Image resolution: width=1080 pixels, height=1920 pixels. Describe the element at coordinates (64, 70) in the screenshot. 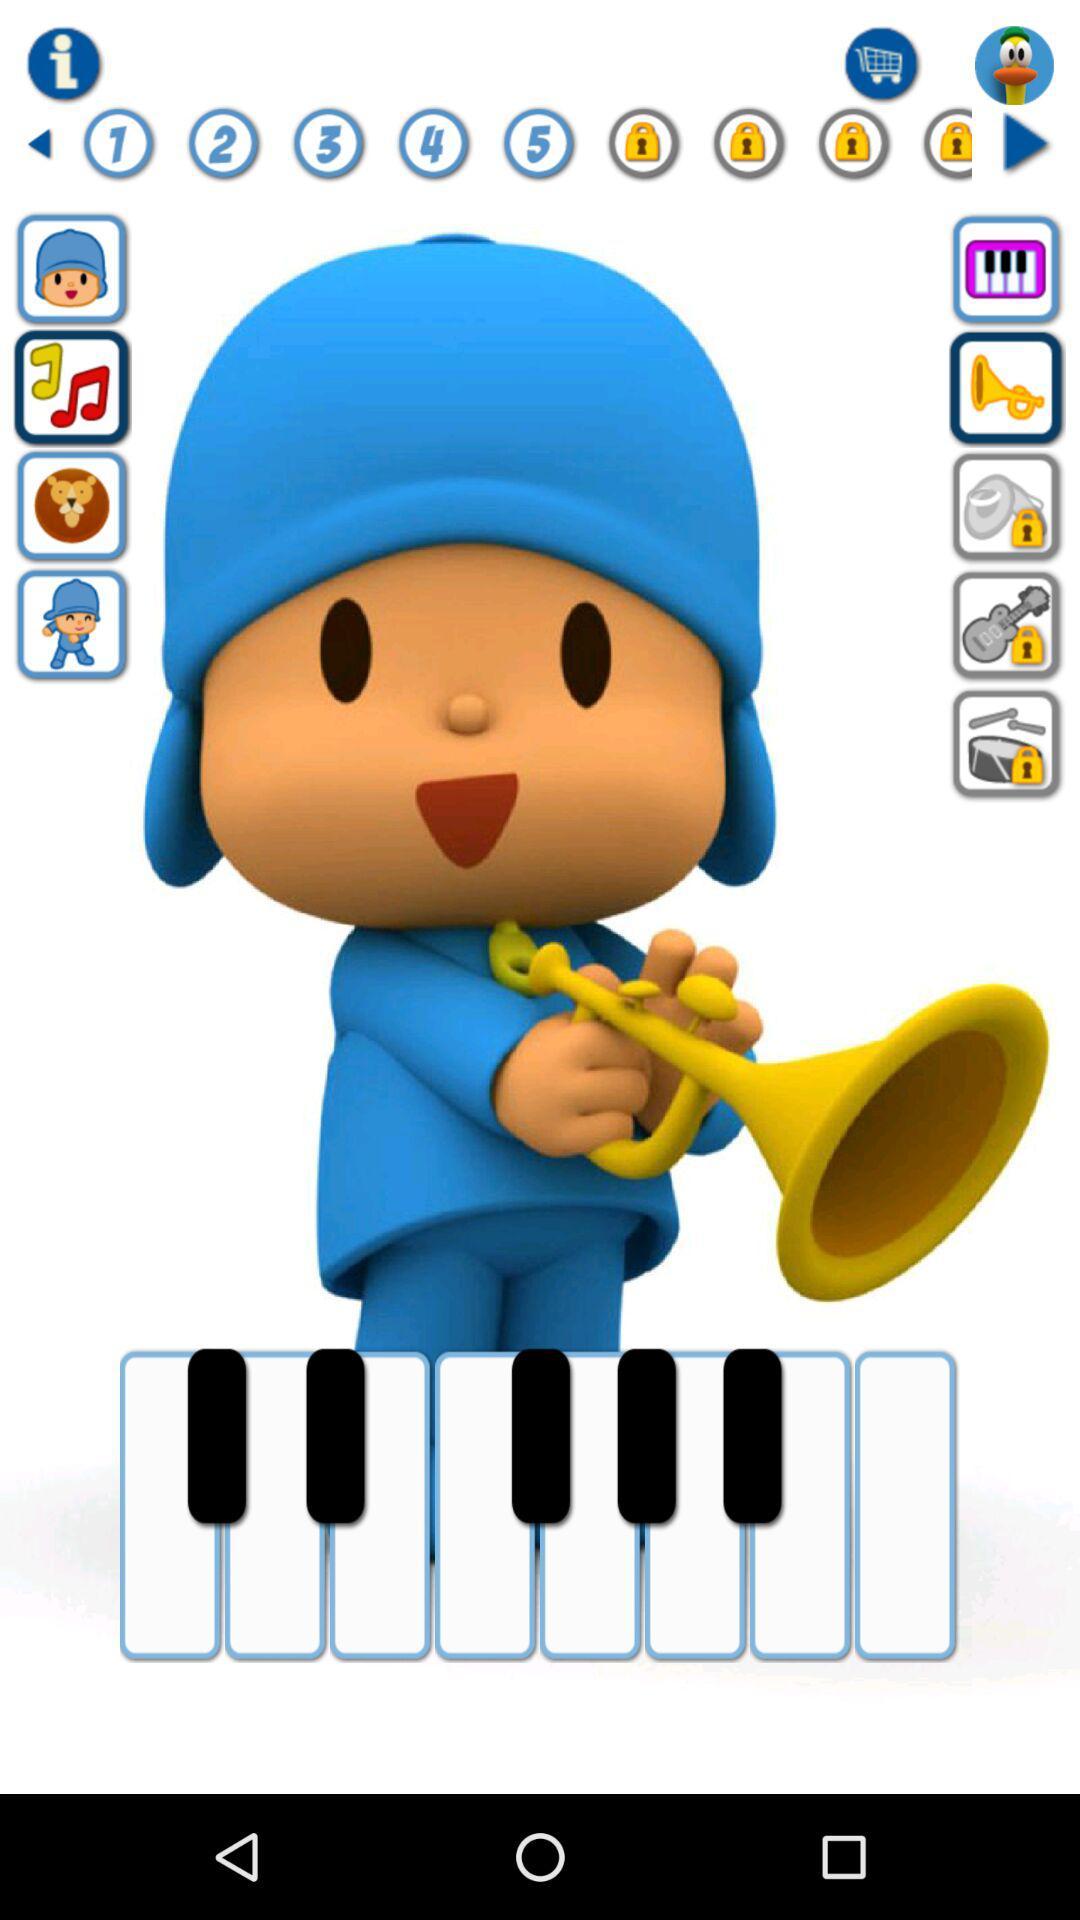

I see `the info icon` at that location.